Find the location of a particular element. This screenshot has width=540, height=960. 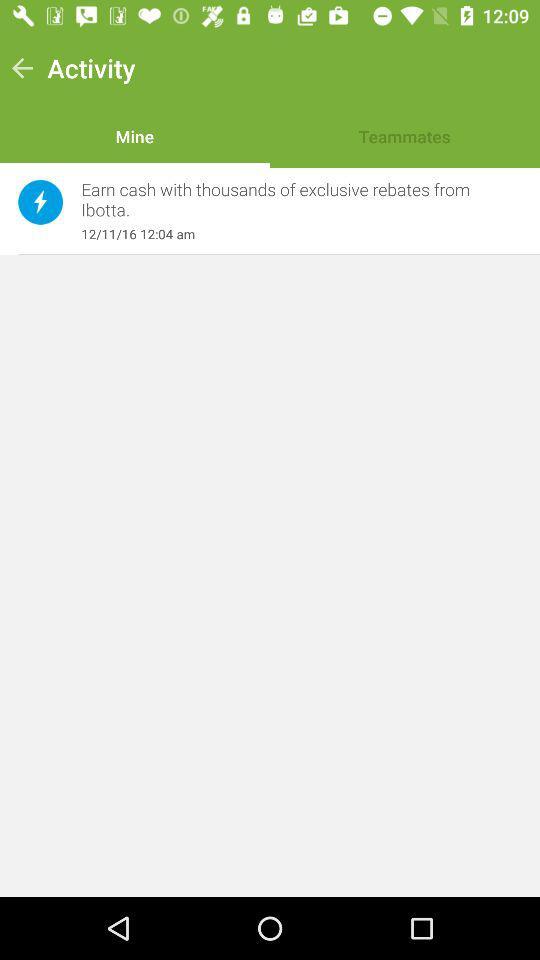

the item above the mine item is located at coordinates (90, 68).